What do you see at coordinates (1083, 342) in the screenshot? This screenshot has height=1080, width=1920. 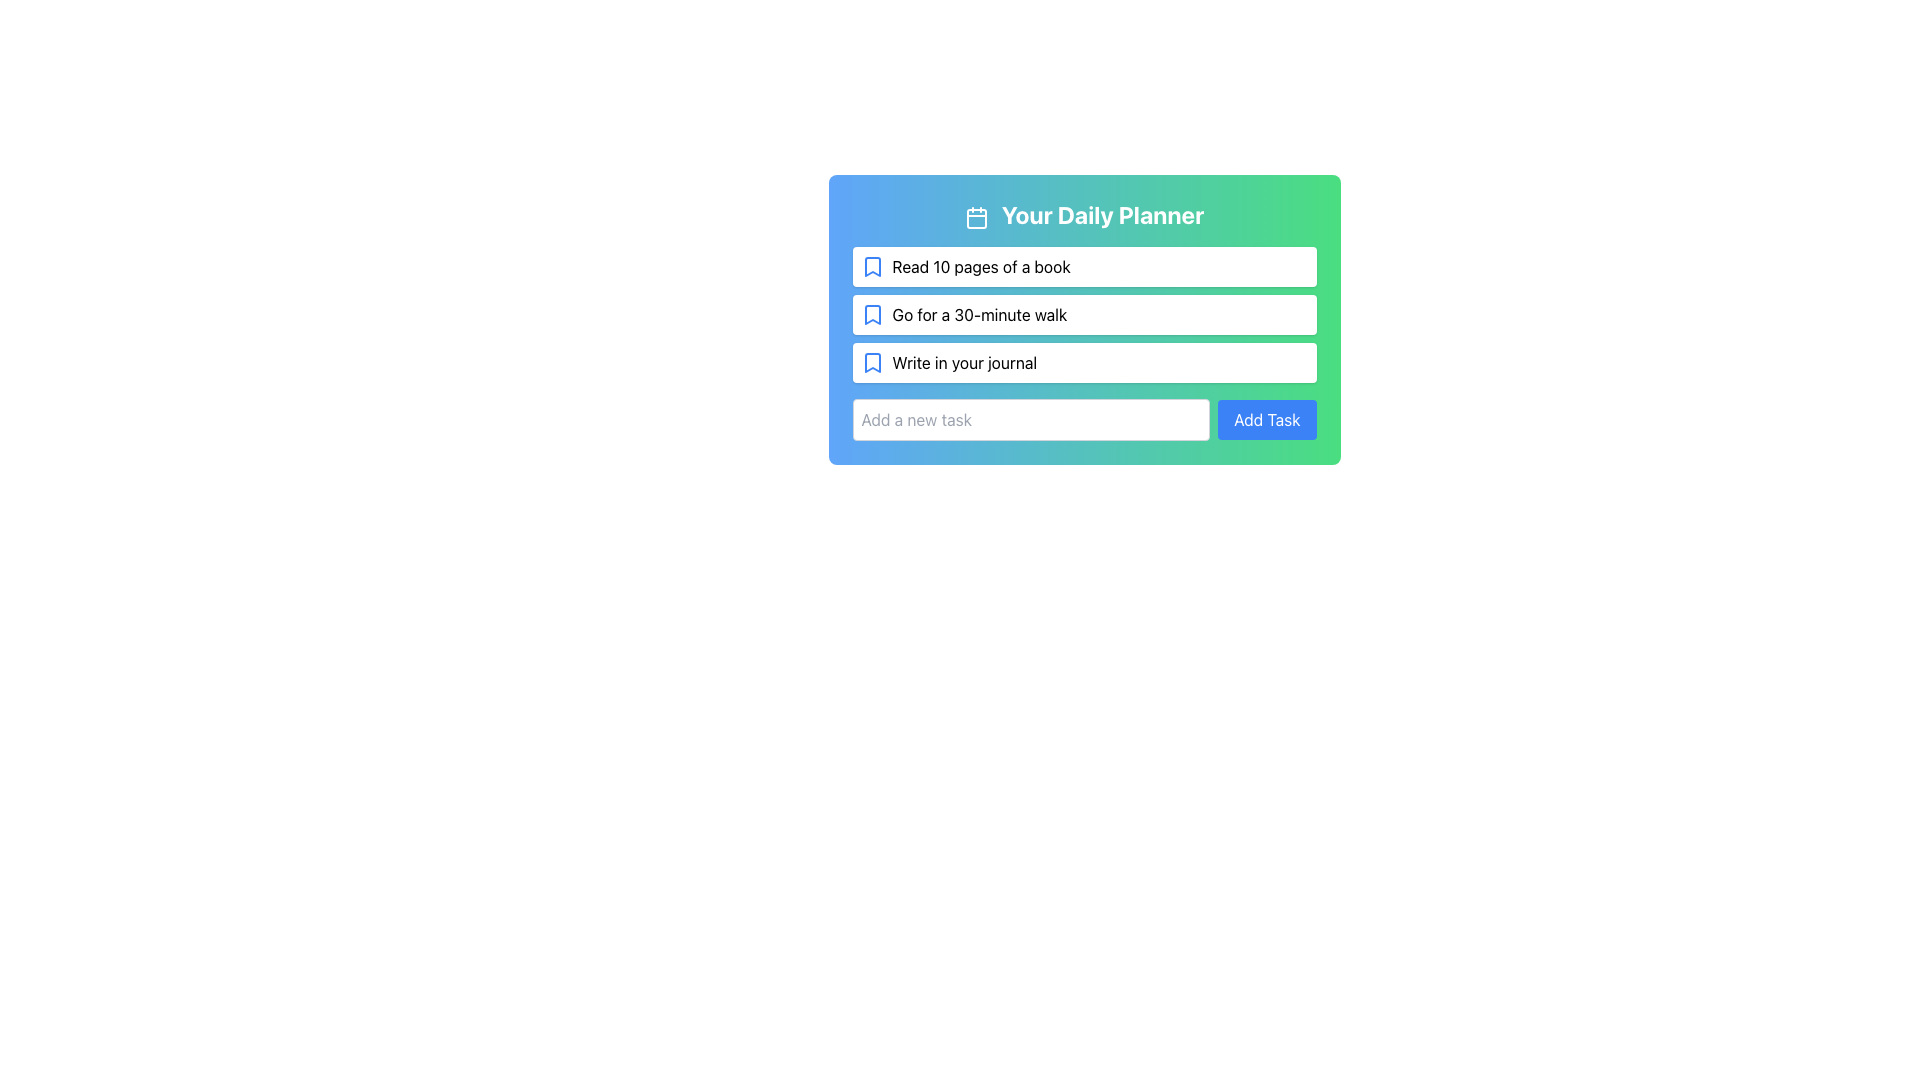 I see `individual tasks within the Task List Section of 'Your Daily Planner'` at bounding box center [1083, 342].